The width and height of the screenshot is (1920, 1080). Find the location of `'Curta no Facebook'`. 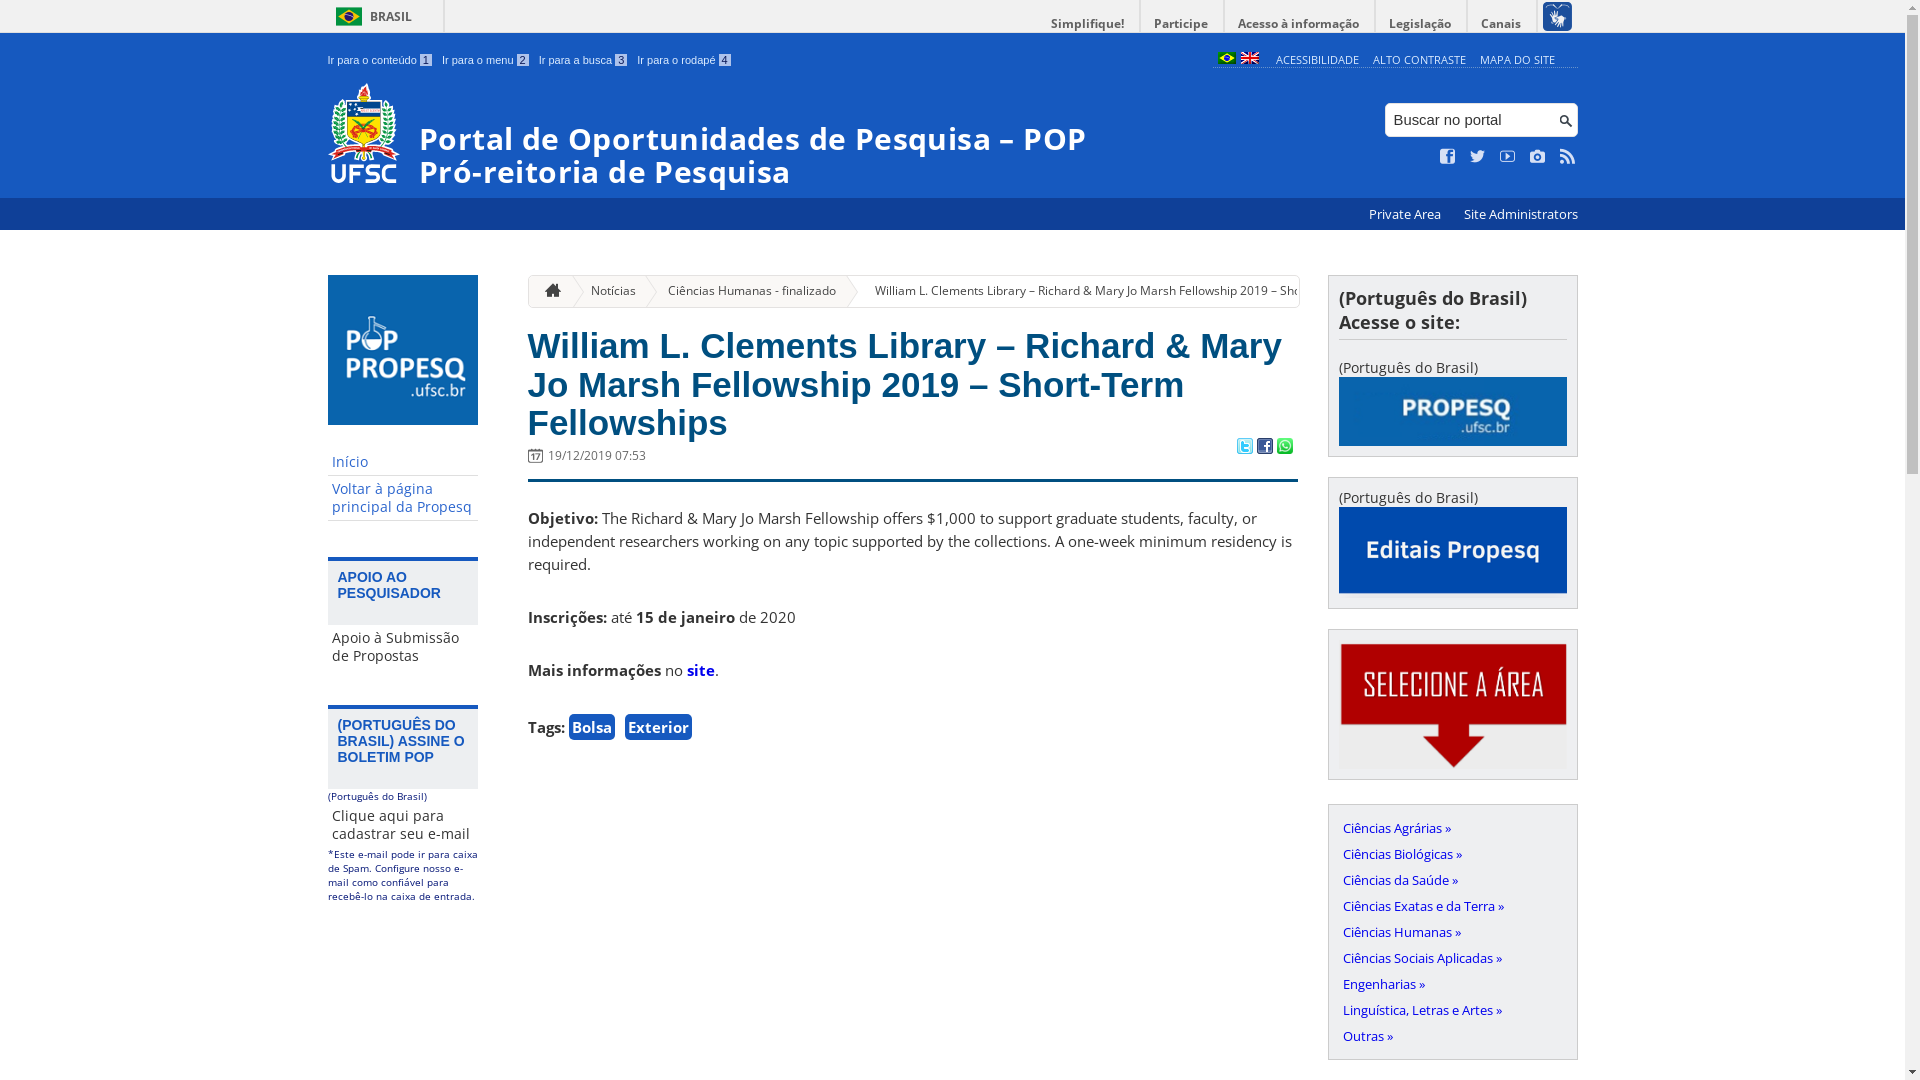

'Curta no Facebook' is located at coordinates (1440, 156).